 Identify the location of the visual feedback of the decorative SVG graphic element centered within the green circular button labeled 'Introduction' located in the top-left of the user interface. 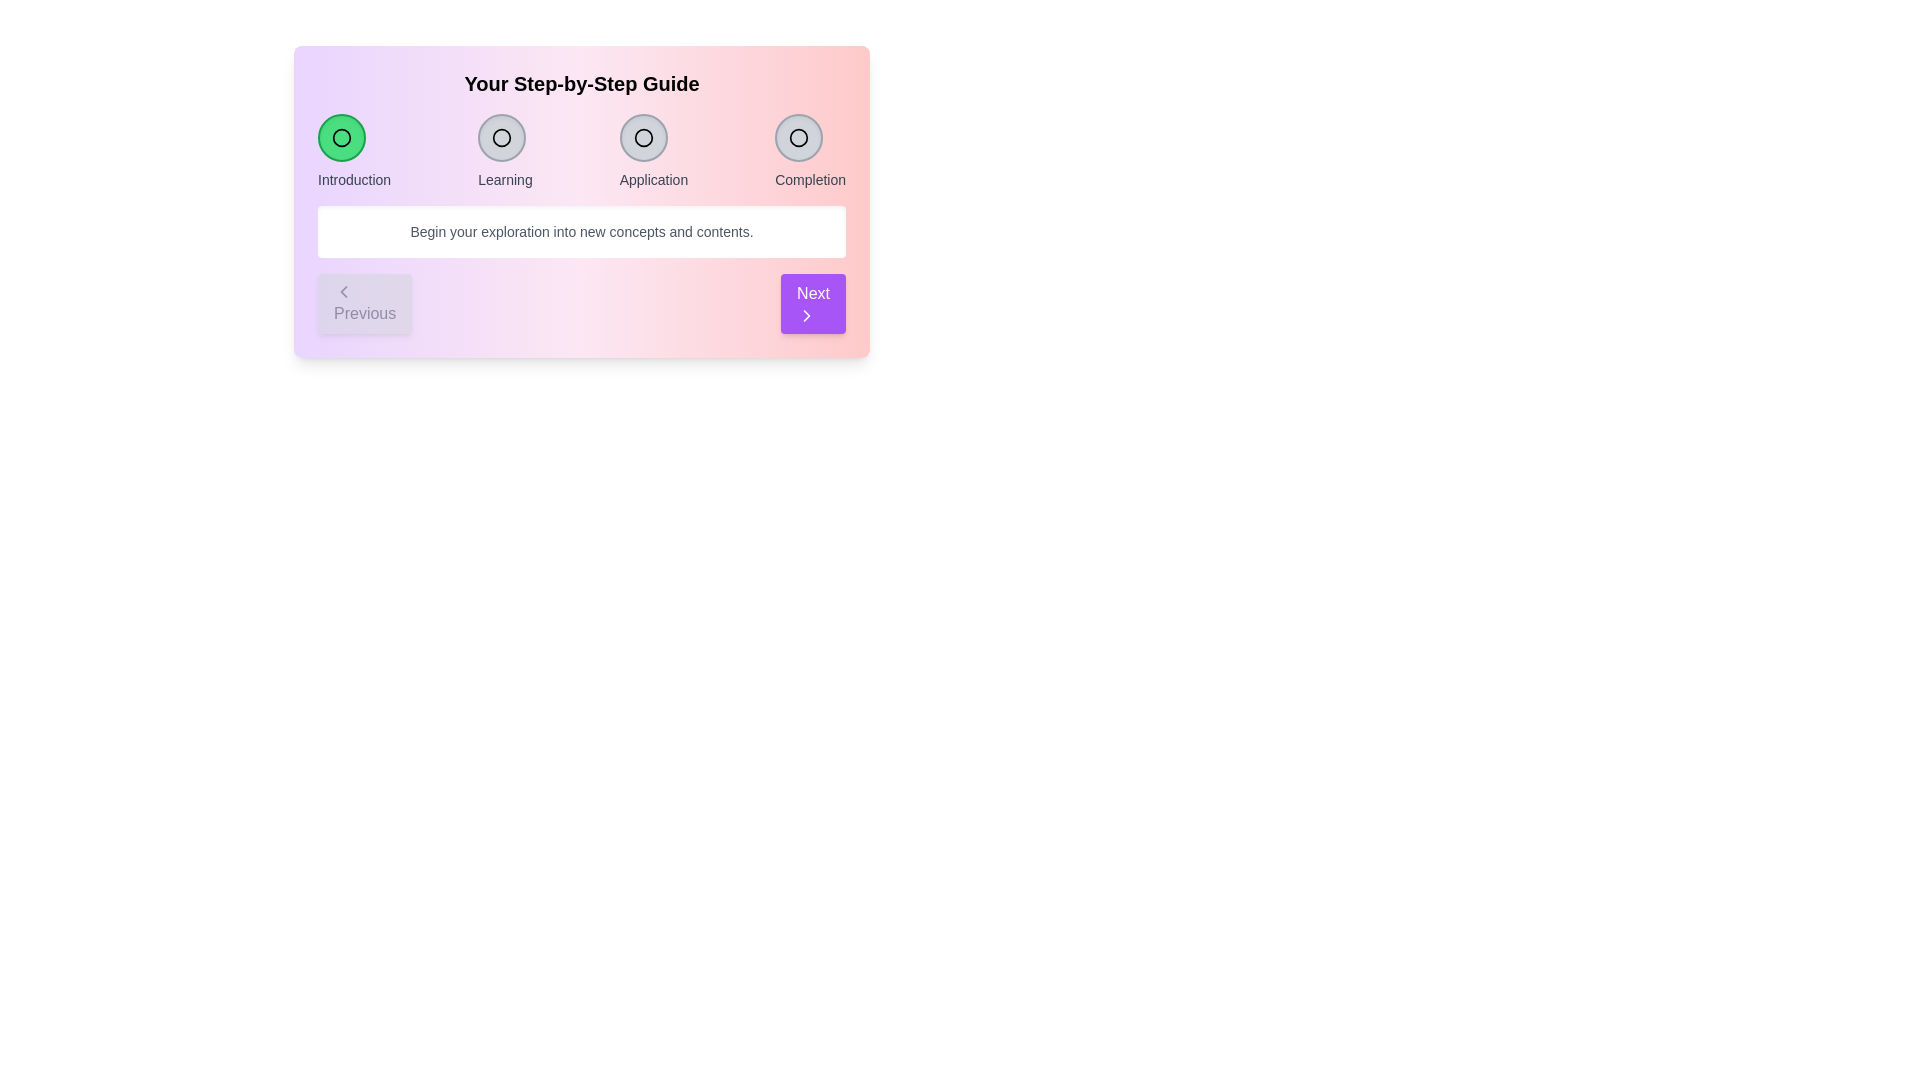
(341, 137).